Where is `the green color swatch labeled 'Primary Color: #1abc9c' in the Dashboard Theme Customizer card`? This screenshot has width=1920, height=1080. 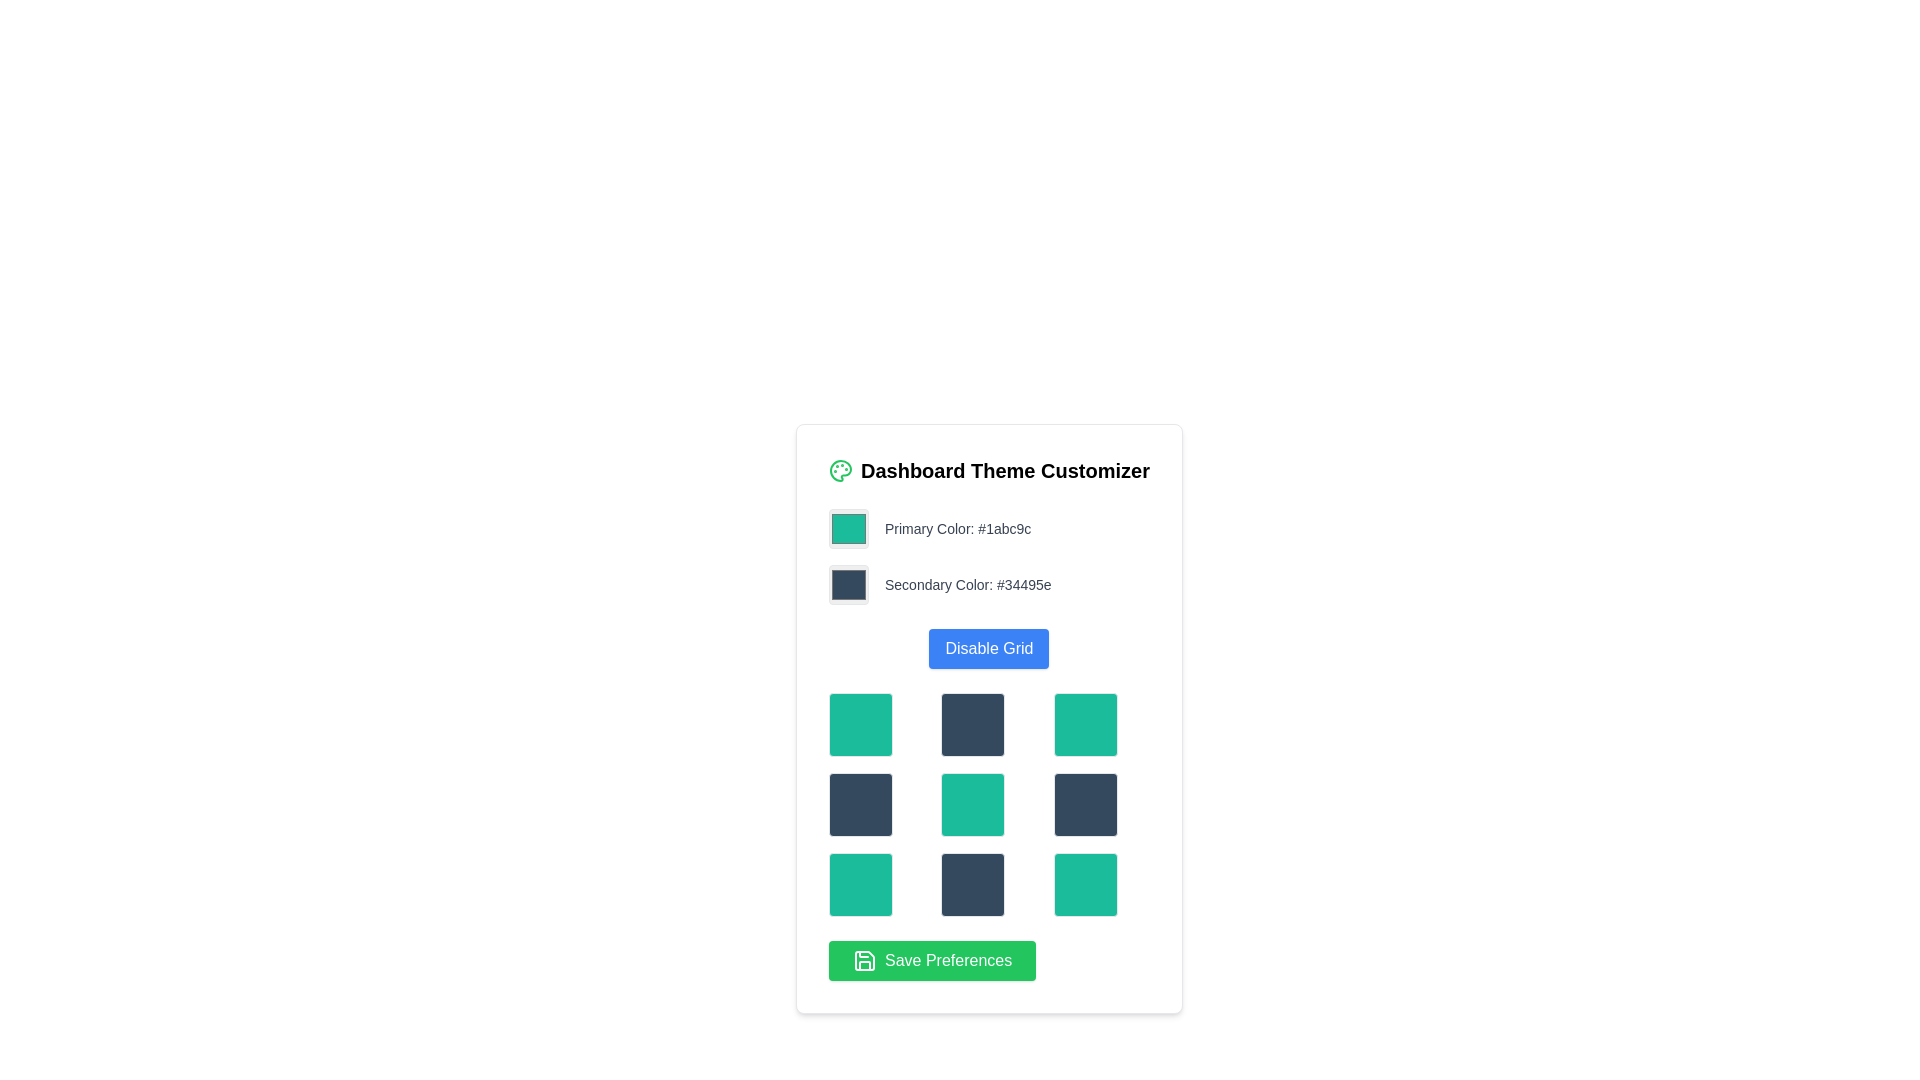
the green color swatch labeled 'Primary Color: #1abc9c' in the Dashboard Theme Customizer card is located at coordinates (989, 556).